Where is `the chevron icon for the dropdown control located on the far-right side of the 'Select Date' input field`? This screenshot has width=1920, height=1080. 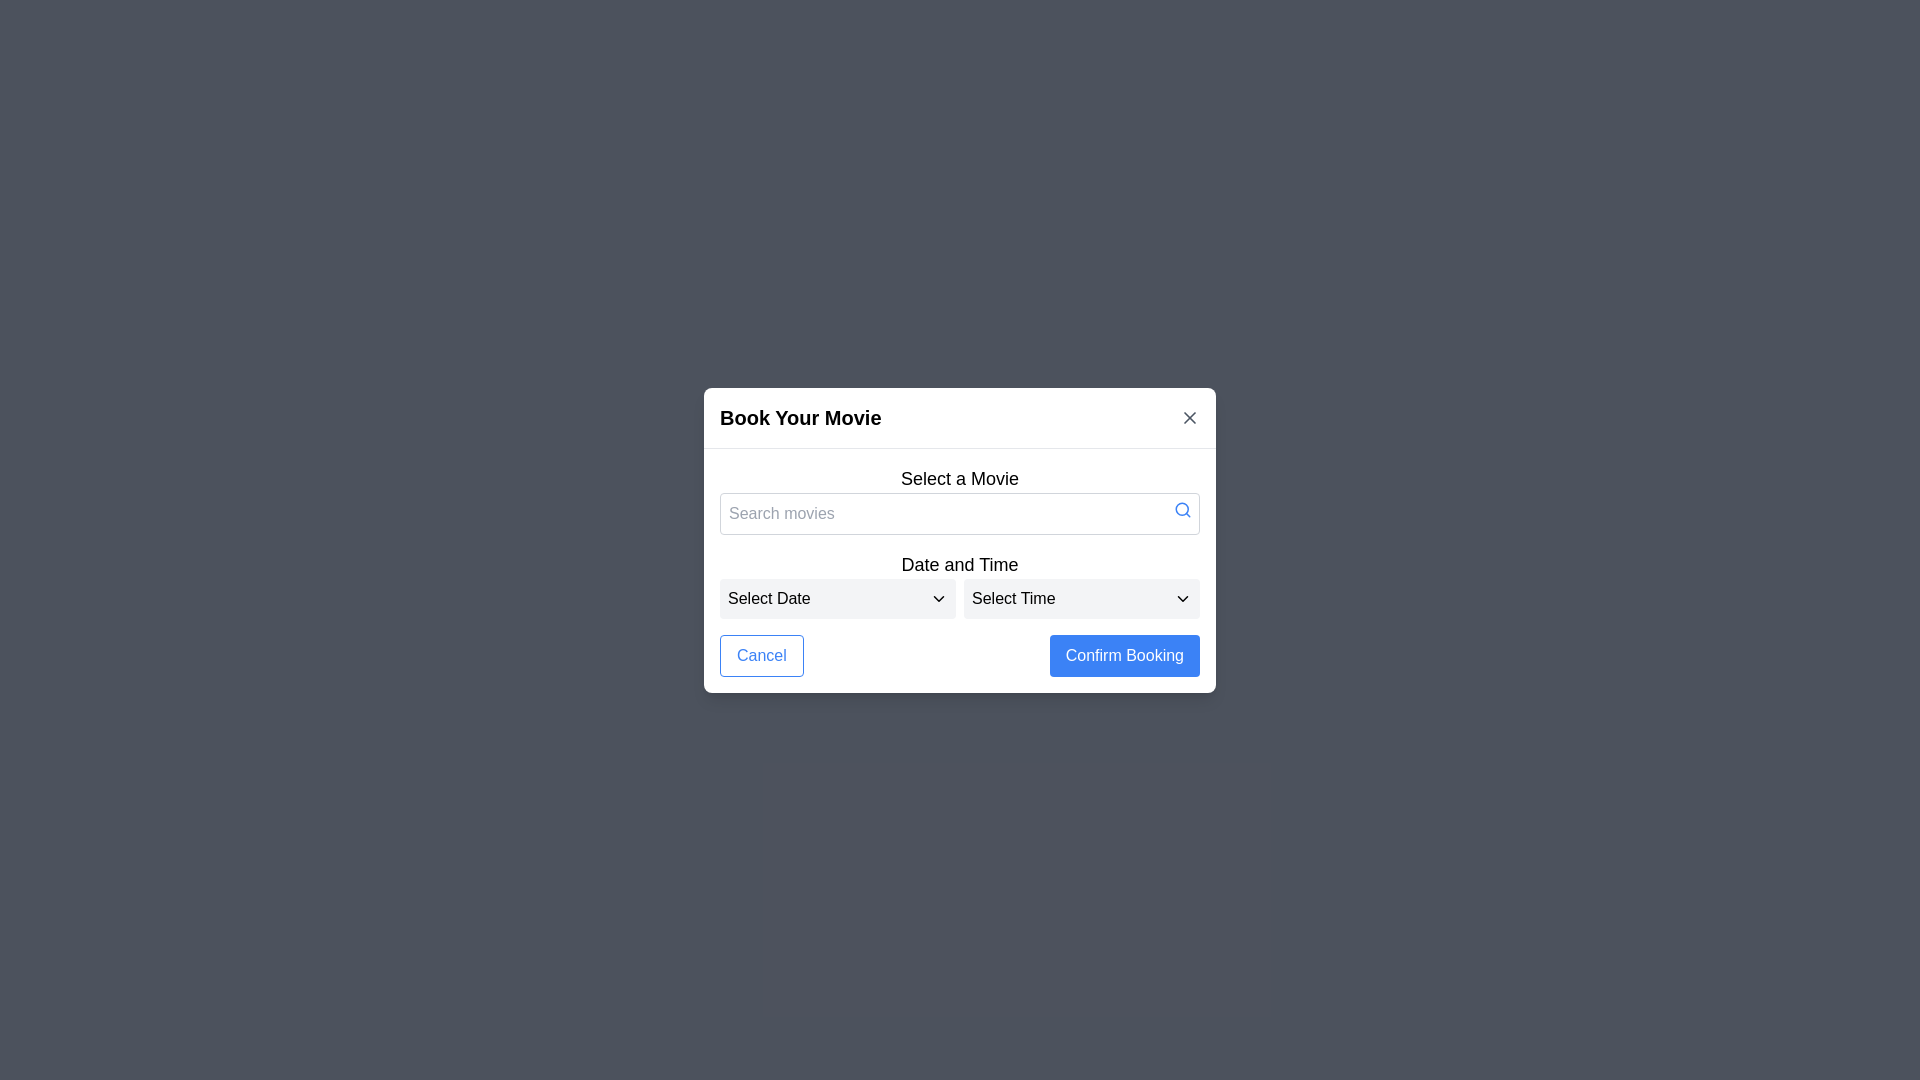
the chevron icon for the dropdown control located on the far-right side of the 'Select Date' input field is located at coordinates (938, 597).